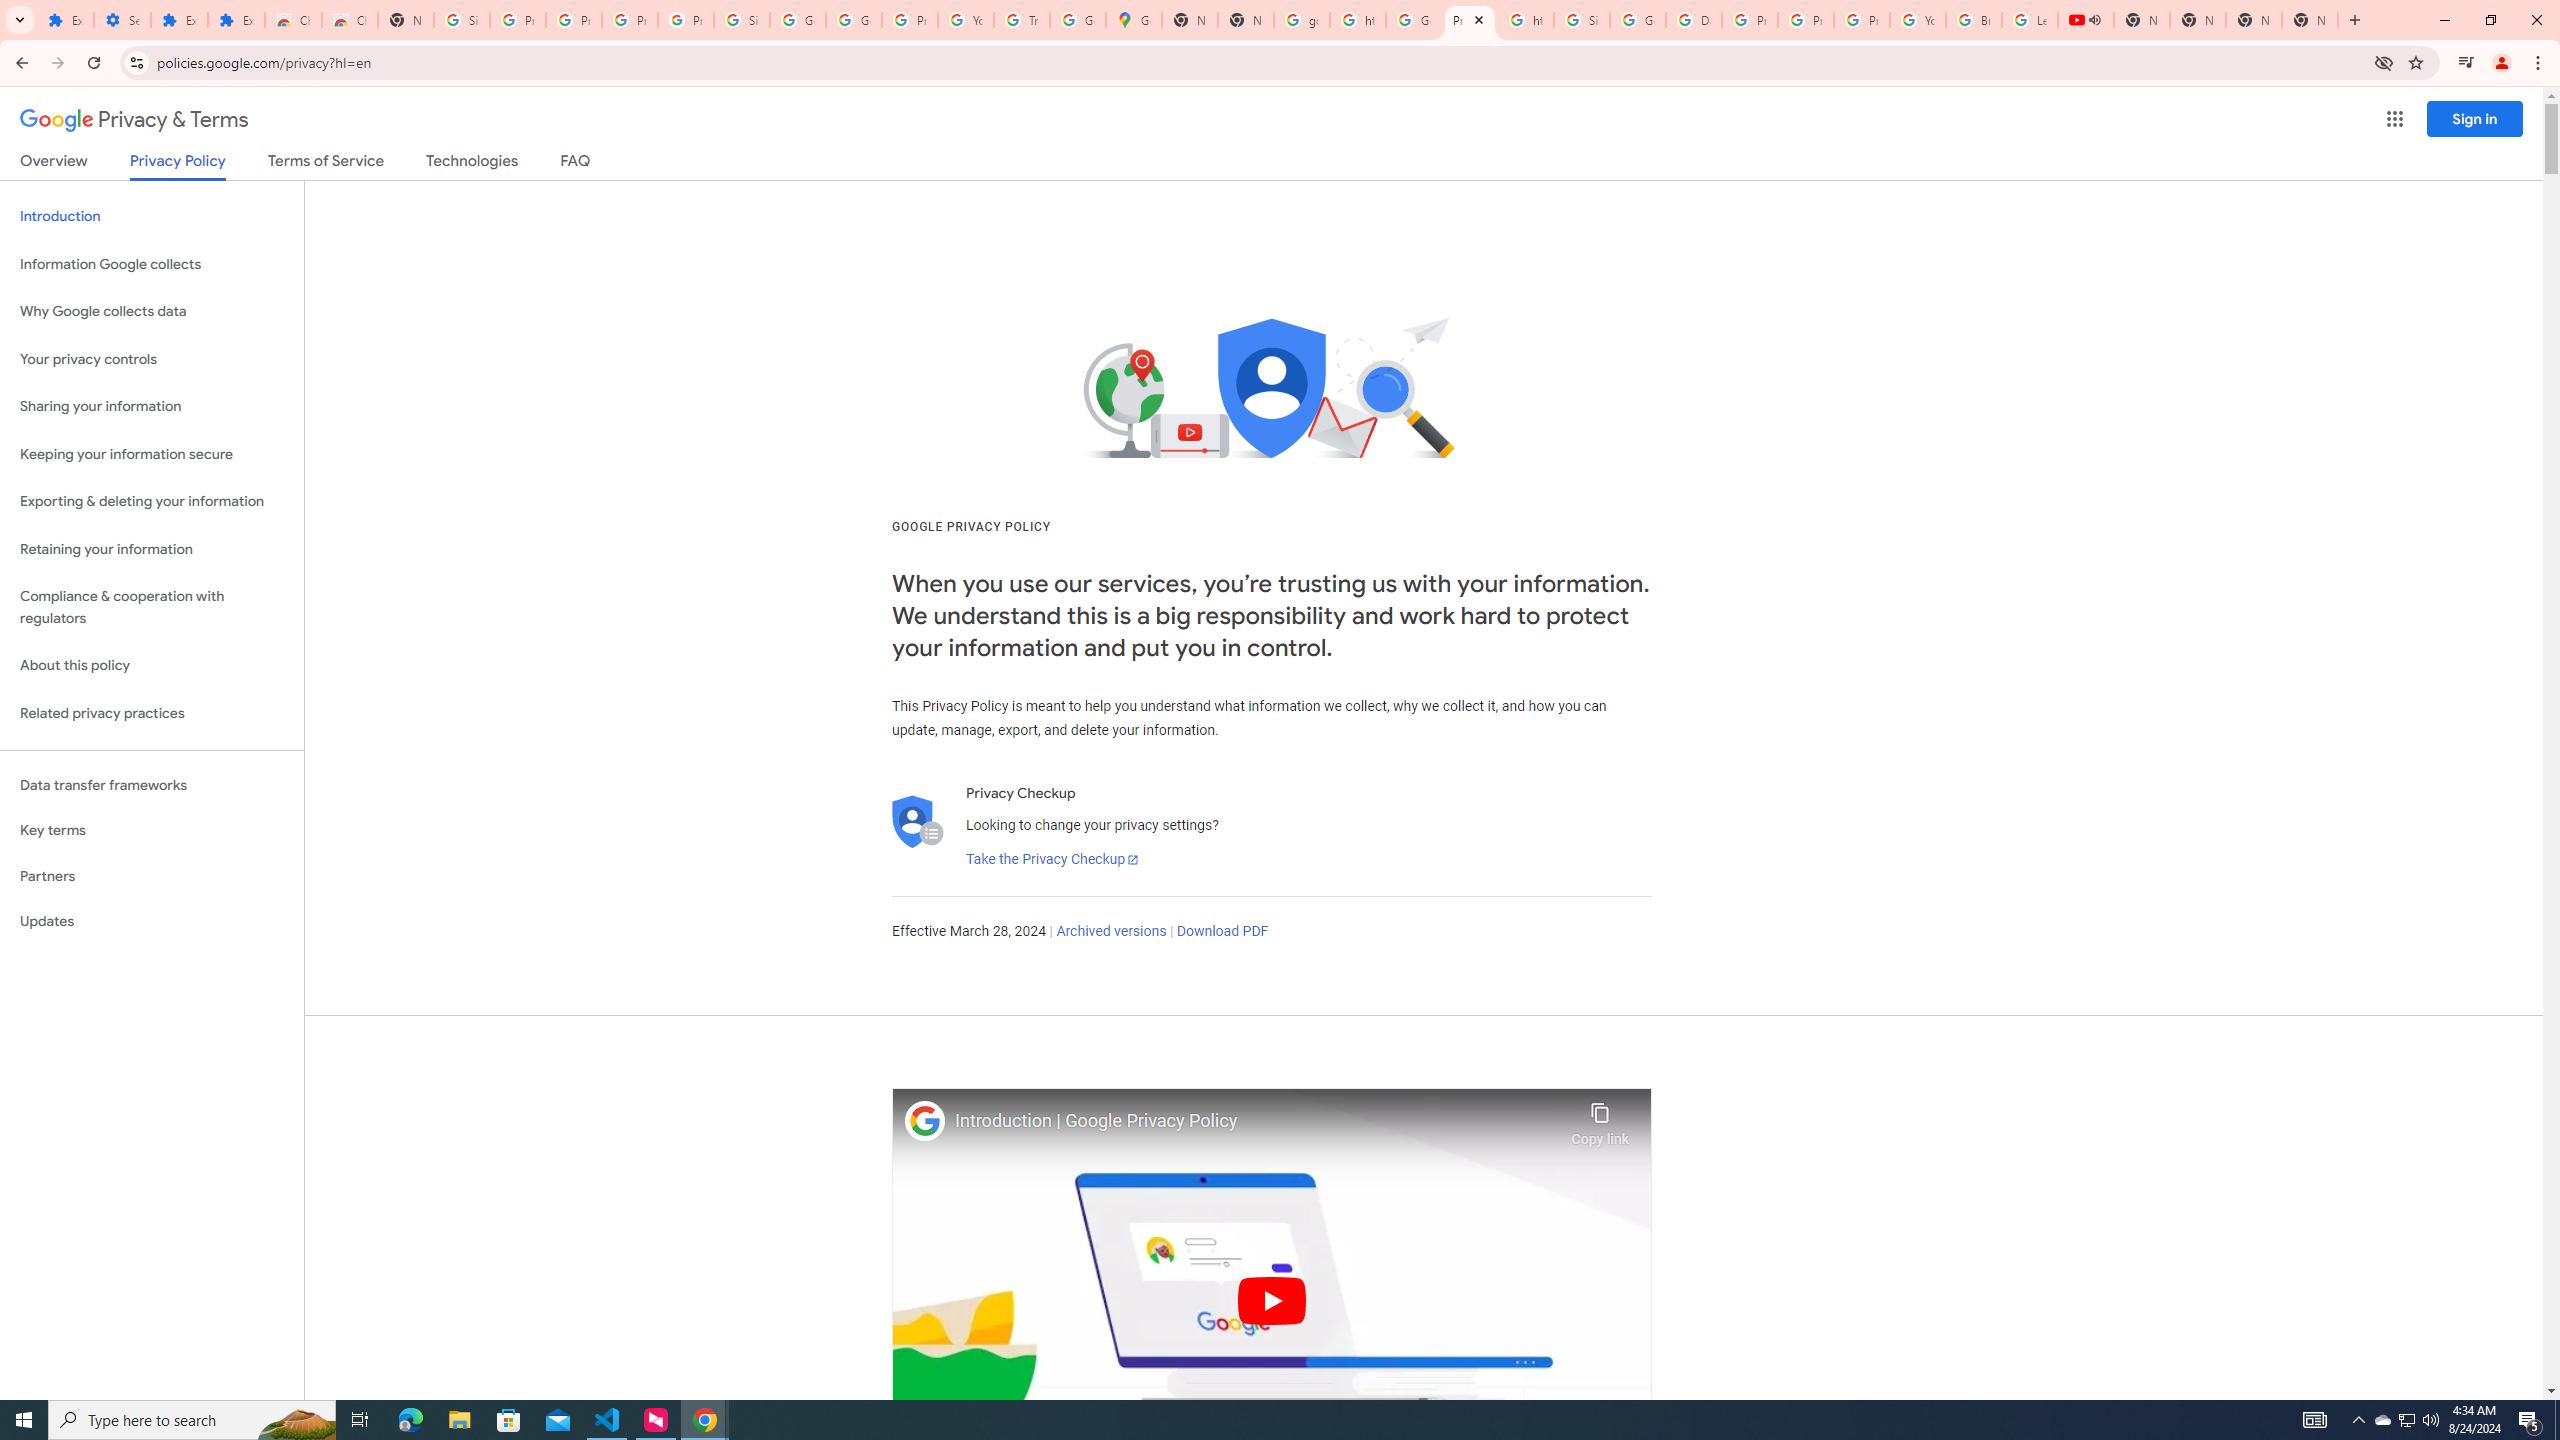 The height and width of the screenshot is (1440, 2560). I want to click on 'Archived versions', so click(1110, 930).